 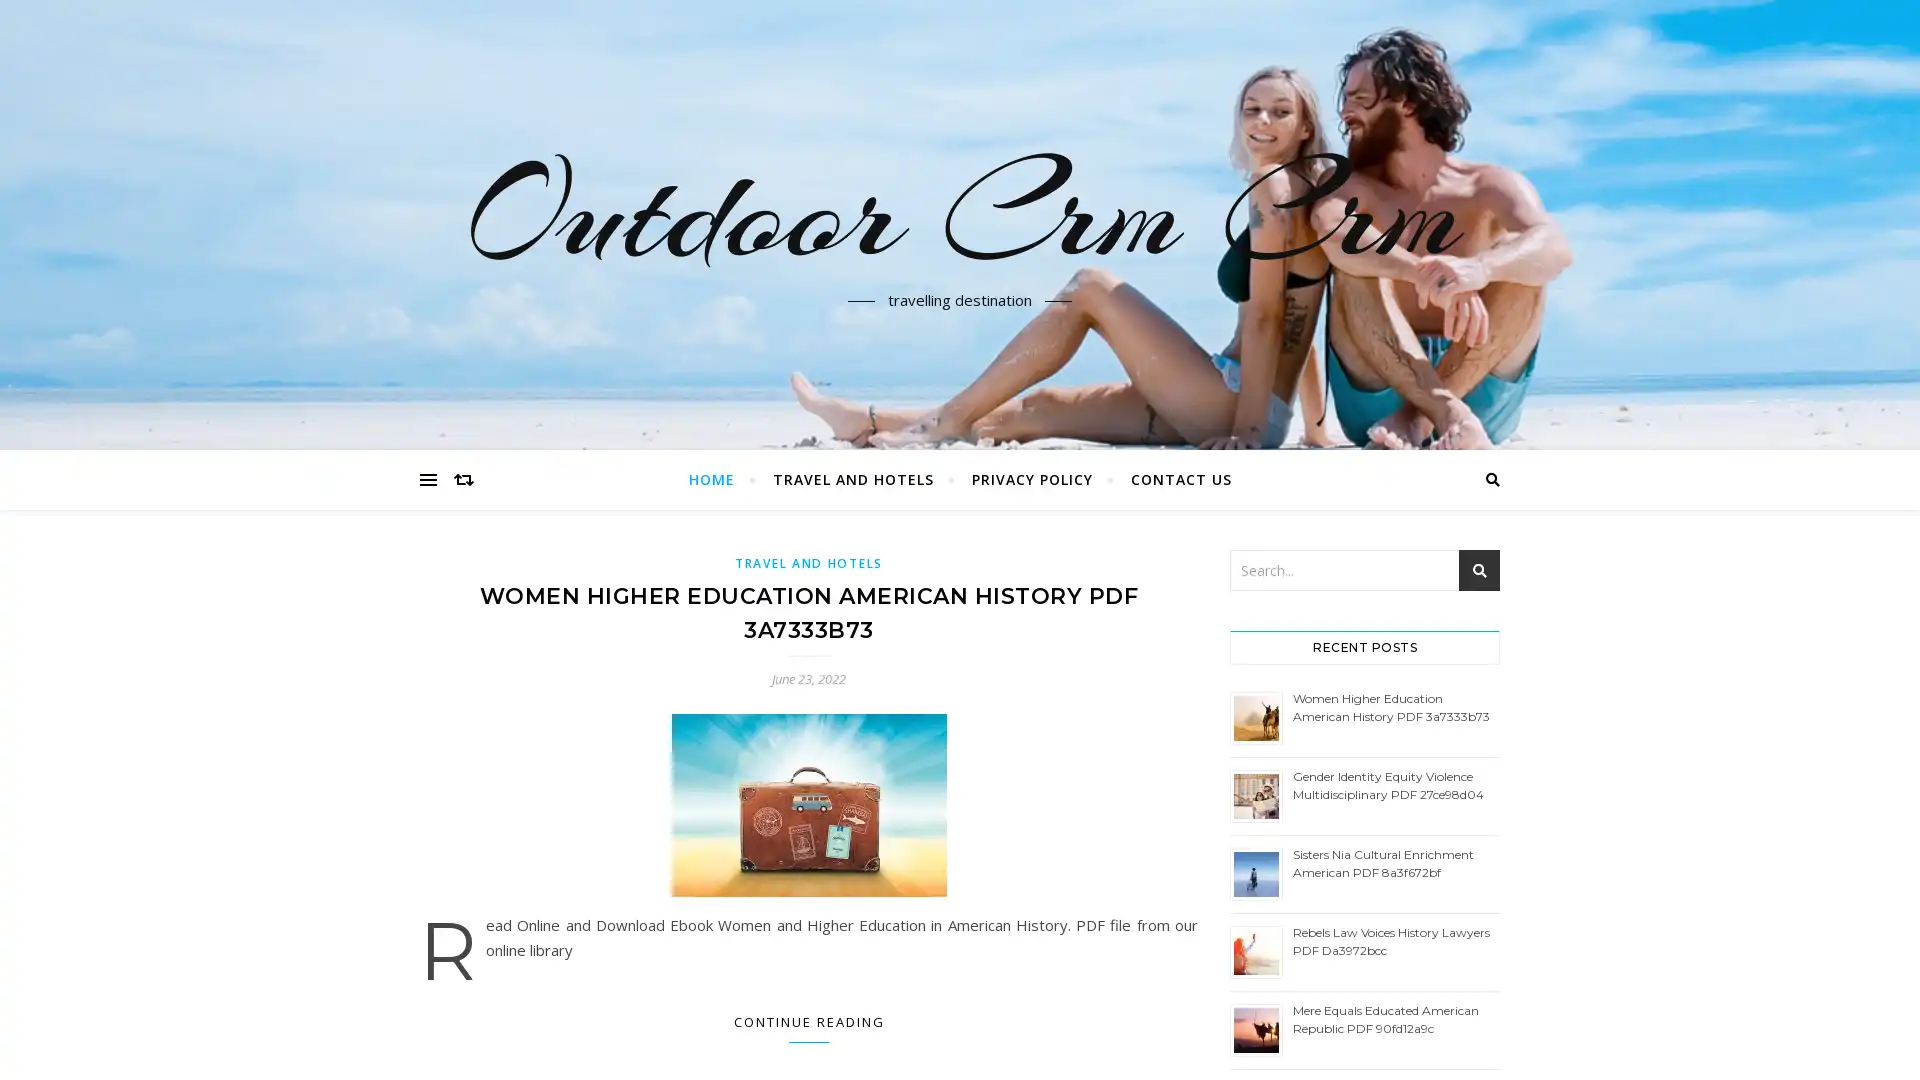 I want to click on st, so click(x=1479, y=570).